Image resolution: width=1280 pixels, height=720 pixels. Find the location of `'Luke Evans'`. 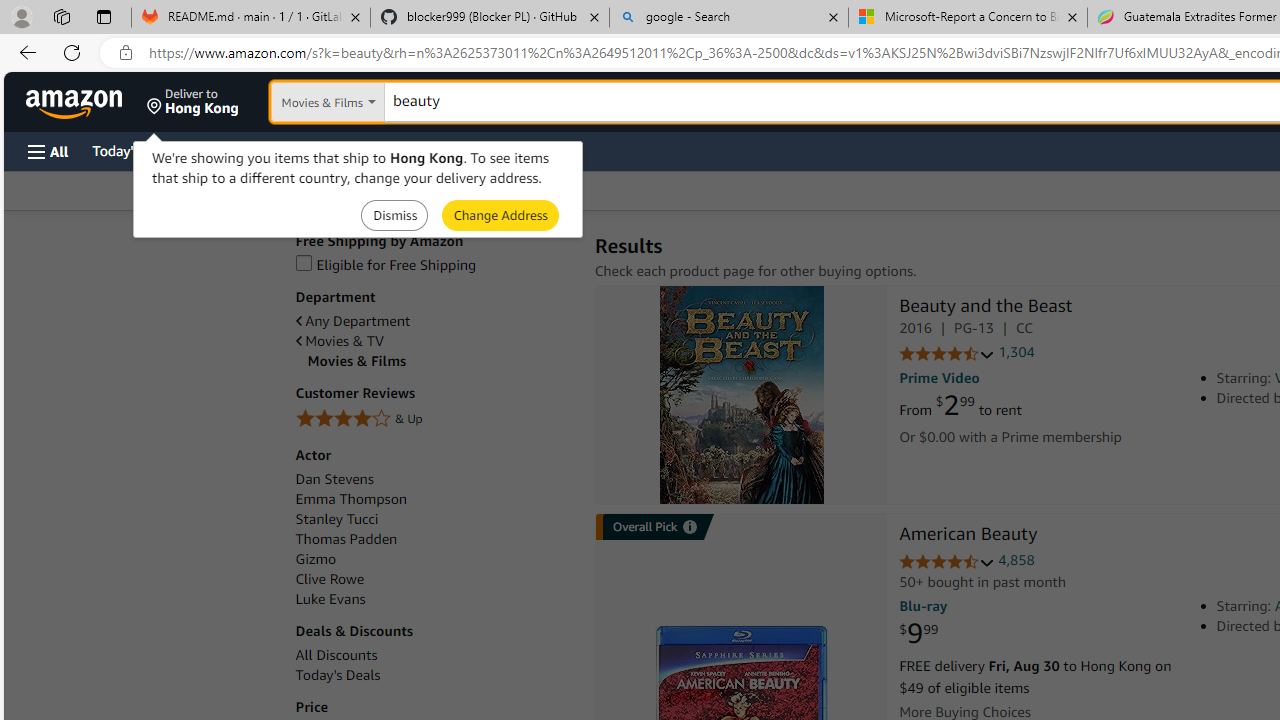

'Luke Evans' is located at coordinates (330, 598).